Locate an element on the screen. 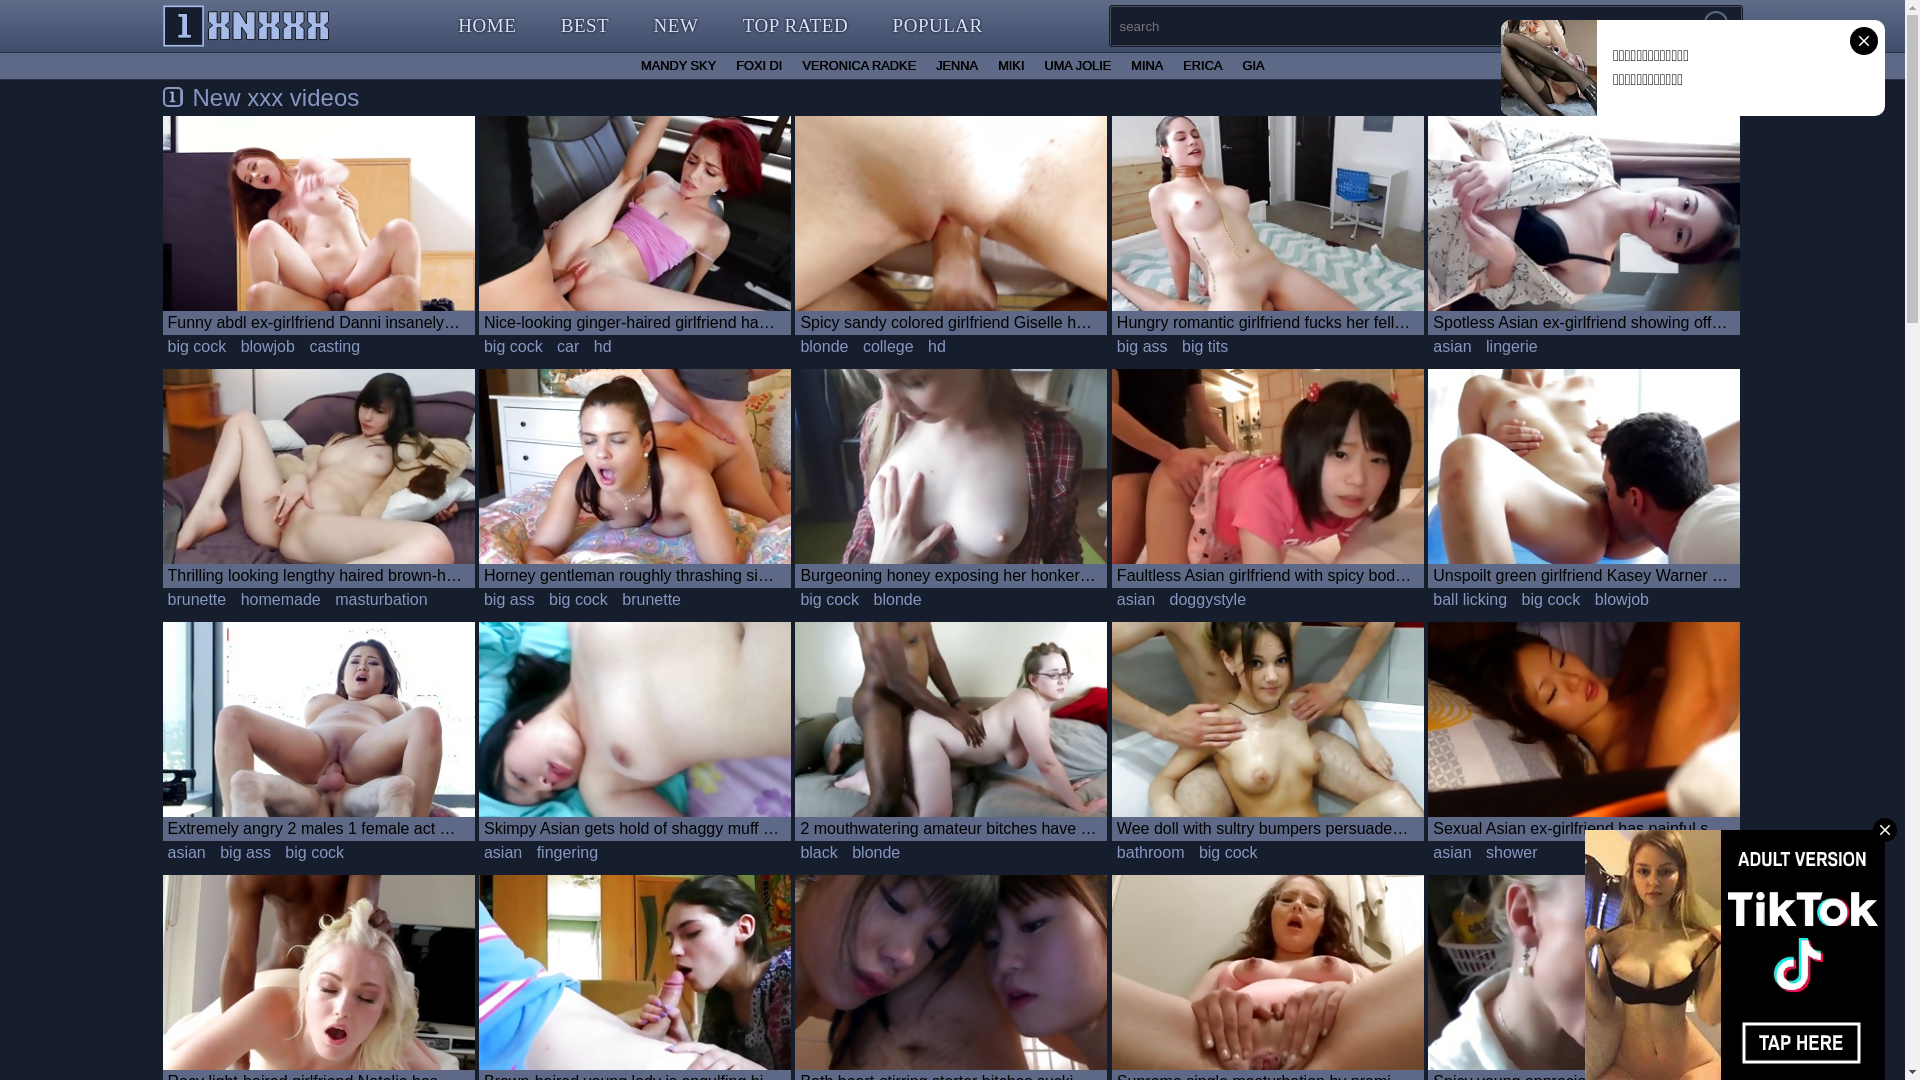 This screenshot has width=1920, height=1080. 'GIA' is located at coordinates (1251, 64).